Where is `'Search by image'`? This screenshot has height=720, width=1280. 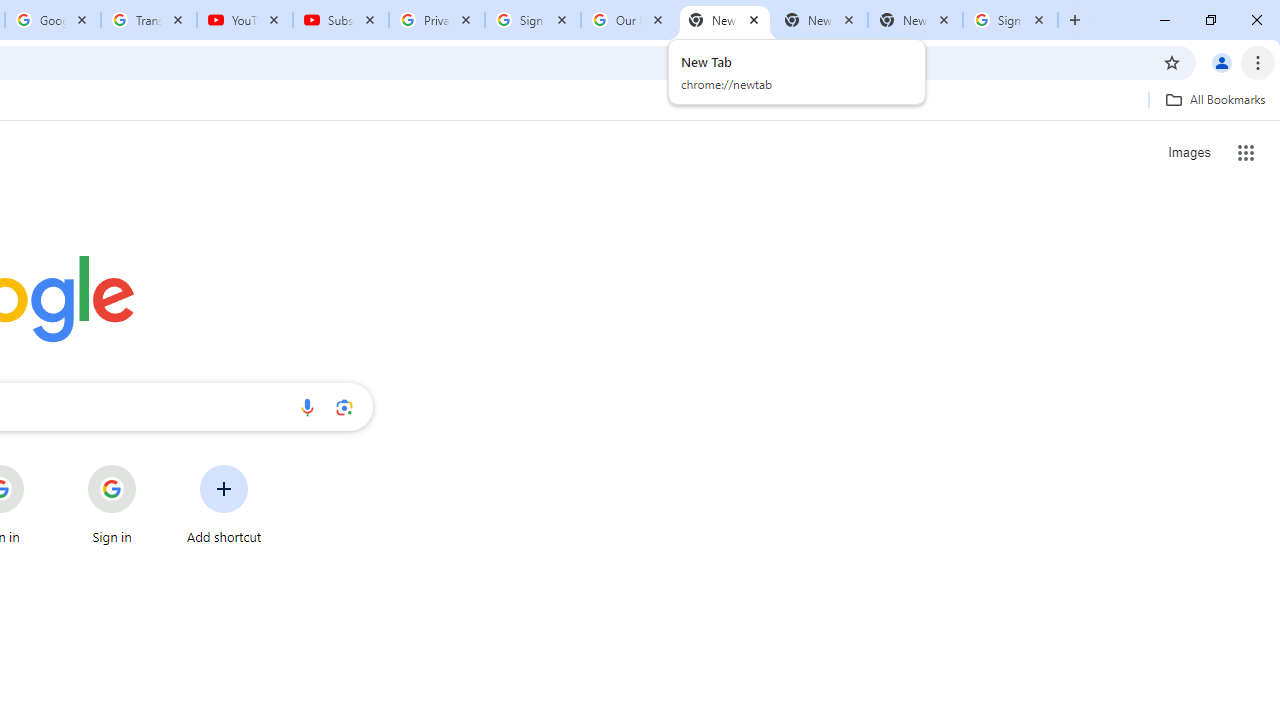
'Search by image' is located at coordinates (344, 406).